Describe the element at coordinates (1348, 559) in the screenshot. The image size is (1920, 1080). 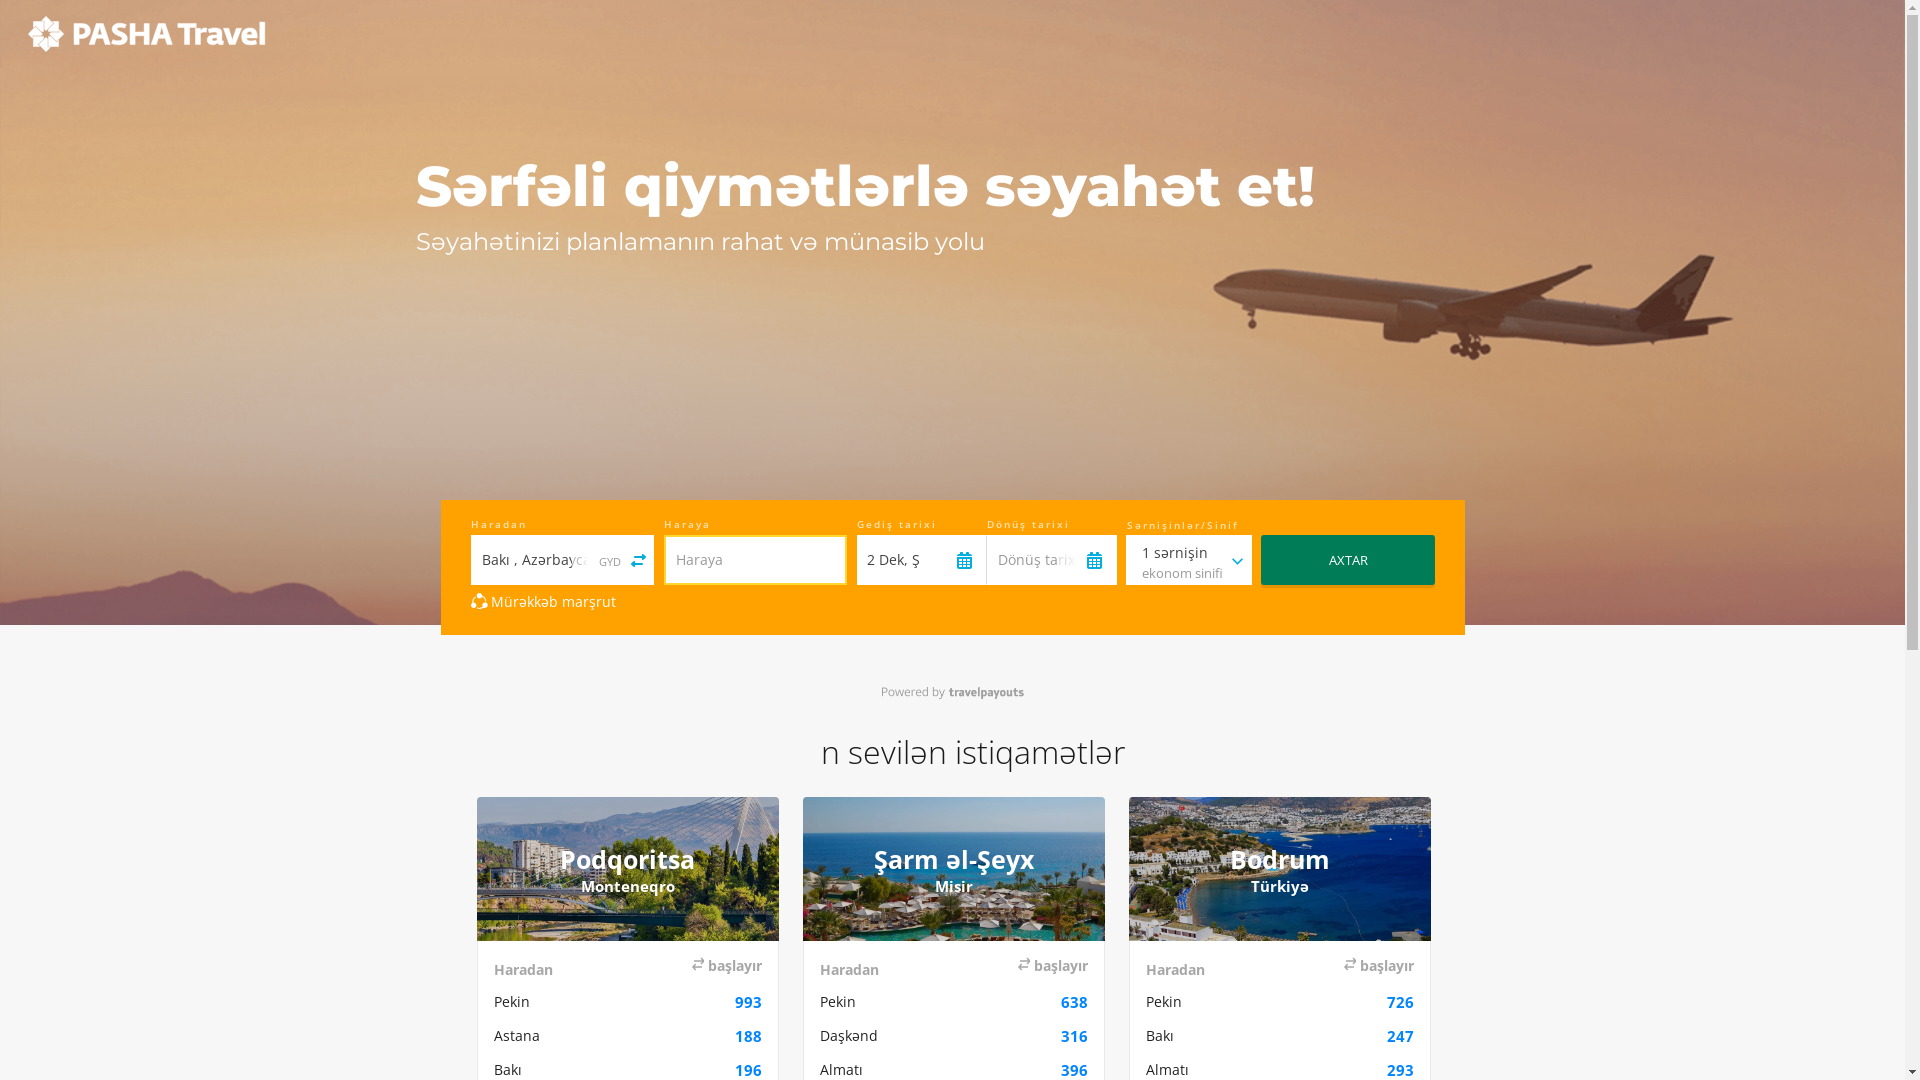
I see `'AXTAR'` at that location.